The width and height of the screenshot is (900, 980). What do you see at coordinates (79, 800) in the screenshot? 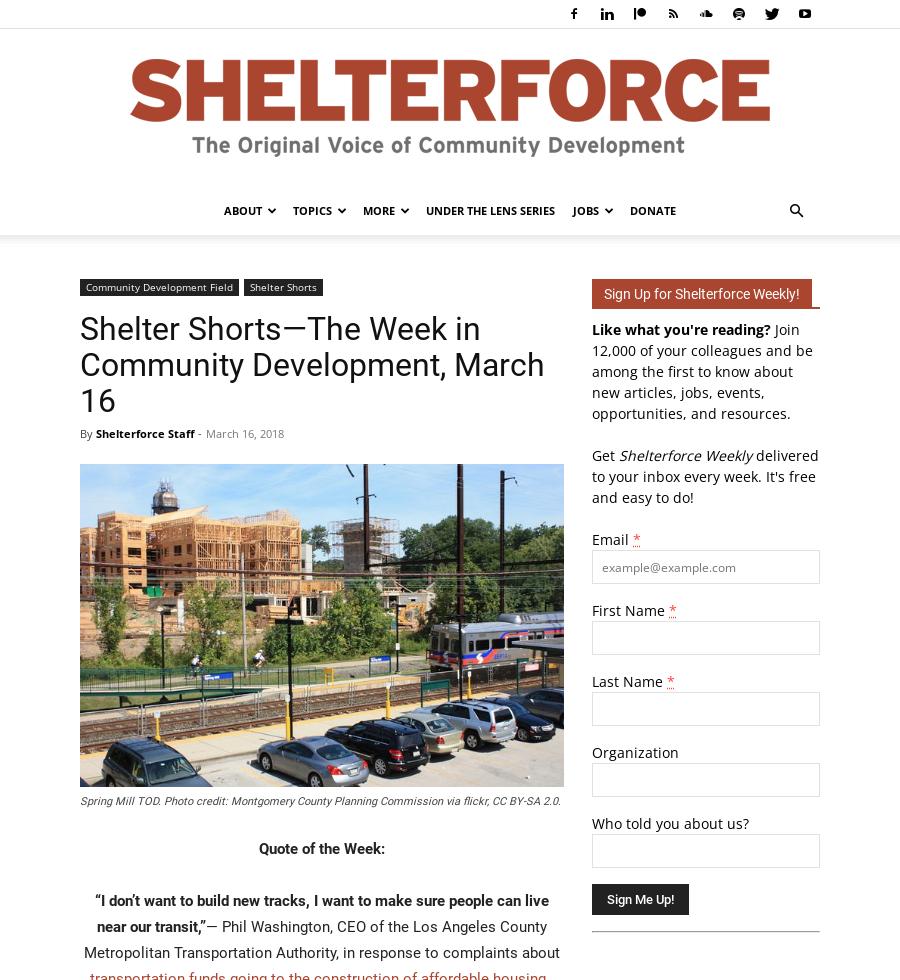
I see `'Spring Mill TOD. Photo credit: Montgomery County Planning Commission via flickr, CC BY-SA 2.0.'` at bounding box center [79, 800].